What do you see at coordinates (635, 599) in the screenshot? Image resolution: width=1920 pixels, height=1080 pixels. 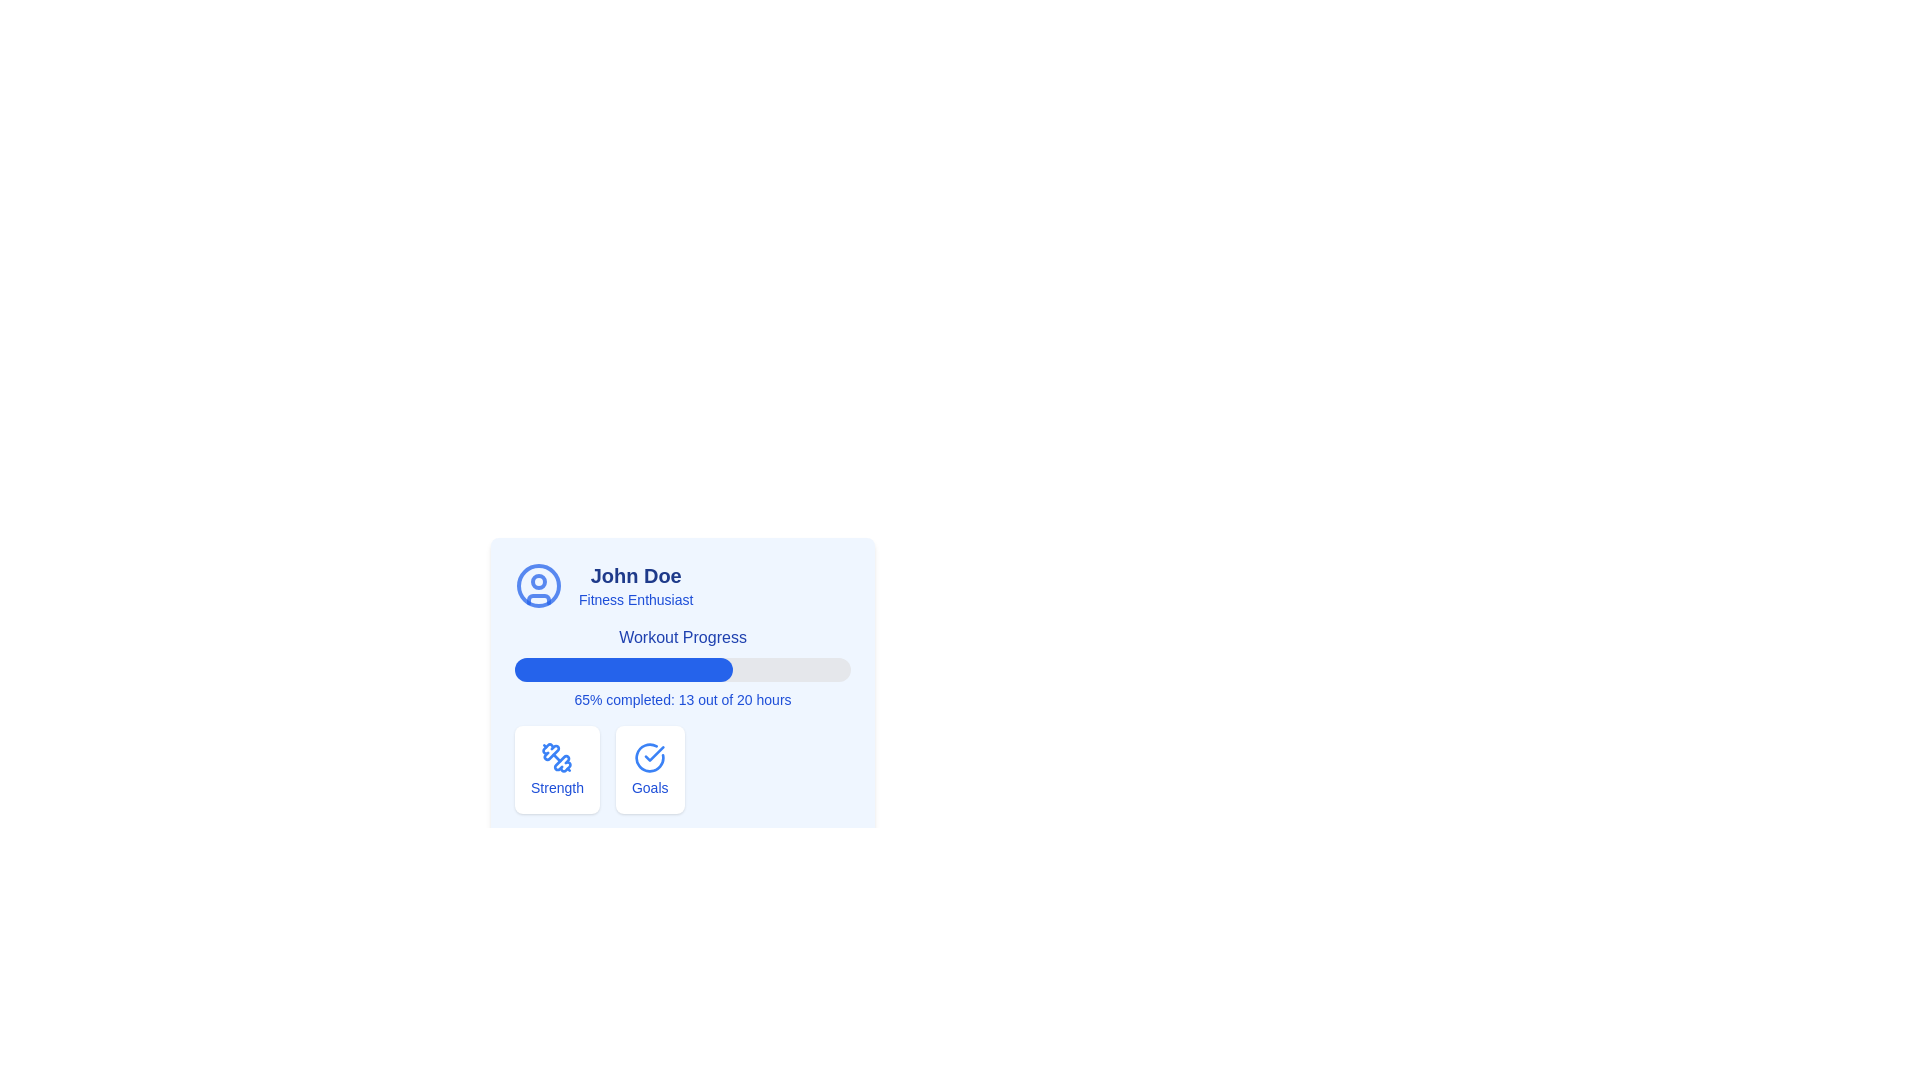 I see `descriptive text label providing additional information about the user 'John Doe', positioned below the main label in the card-like interface` at bounding box center [635, 599].